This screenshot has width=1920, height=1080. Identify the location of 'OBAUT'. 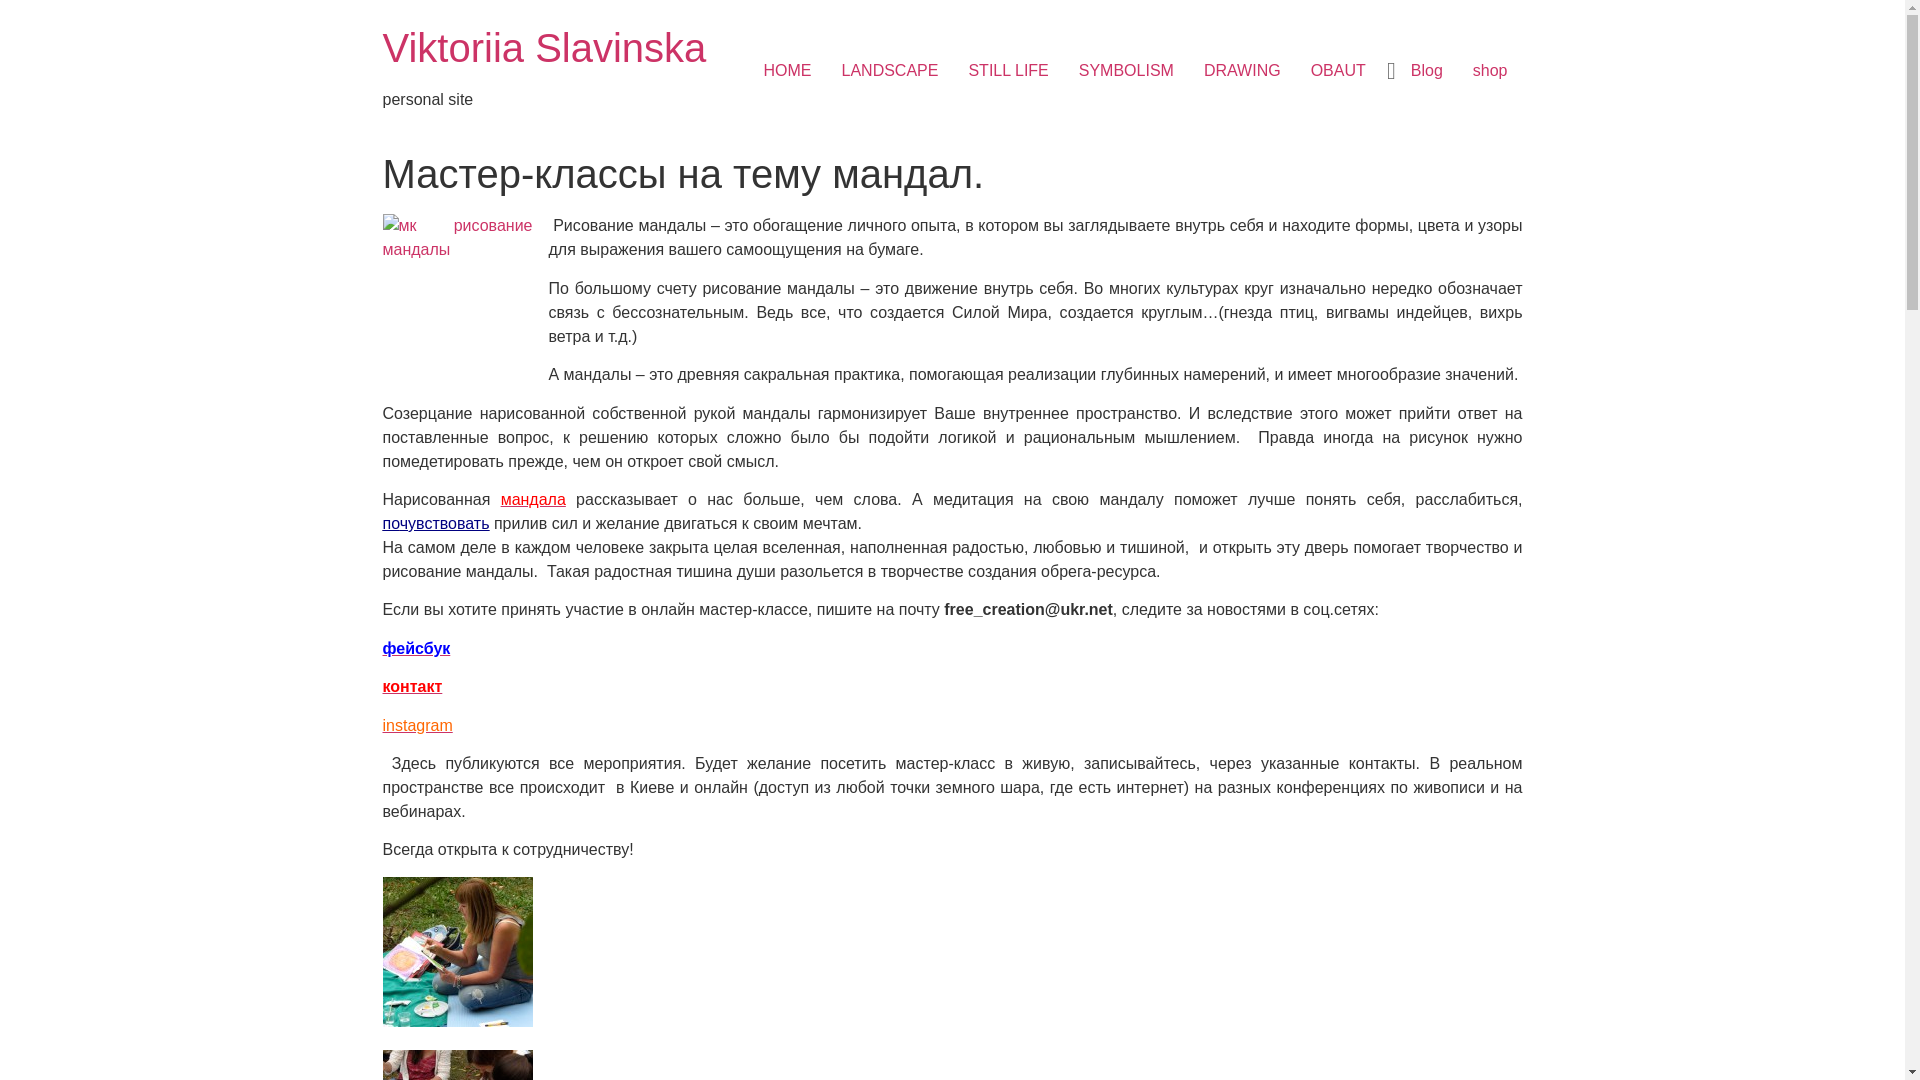
(1338, 69).